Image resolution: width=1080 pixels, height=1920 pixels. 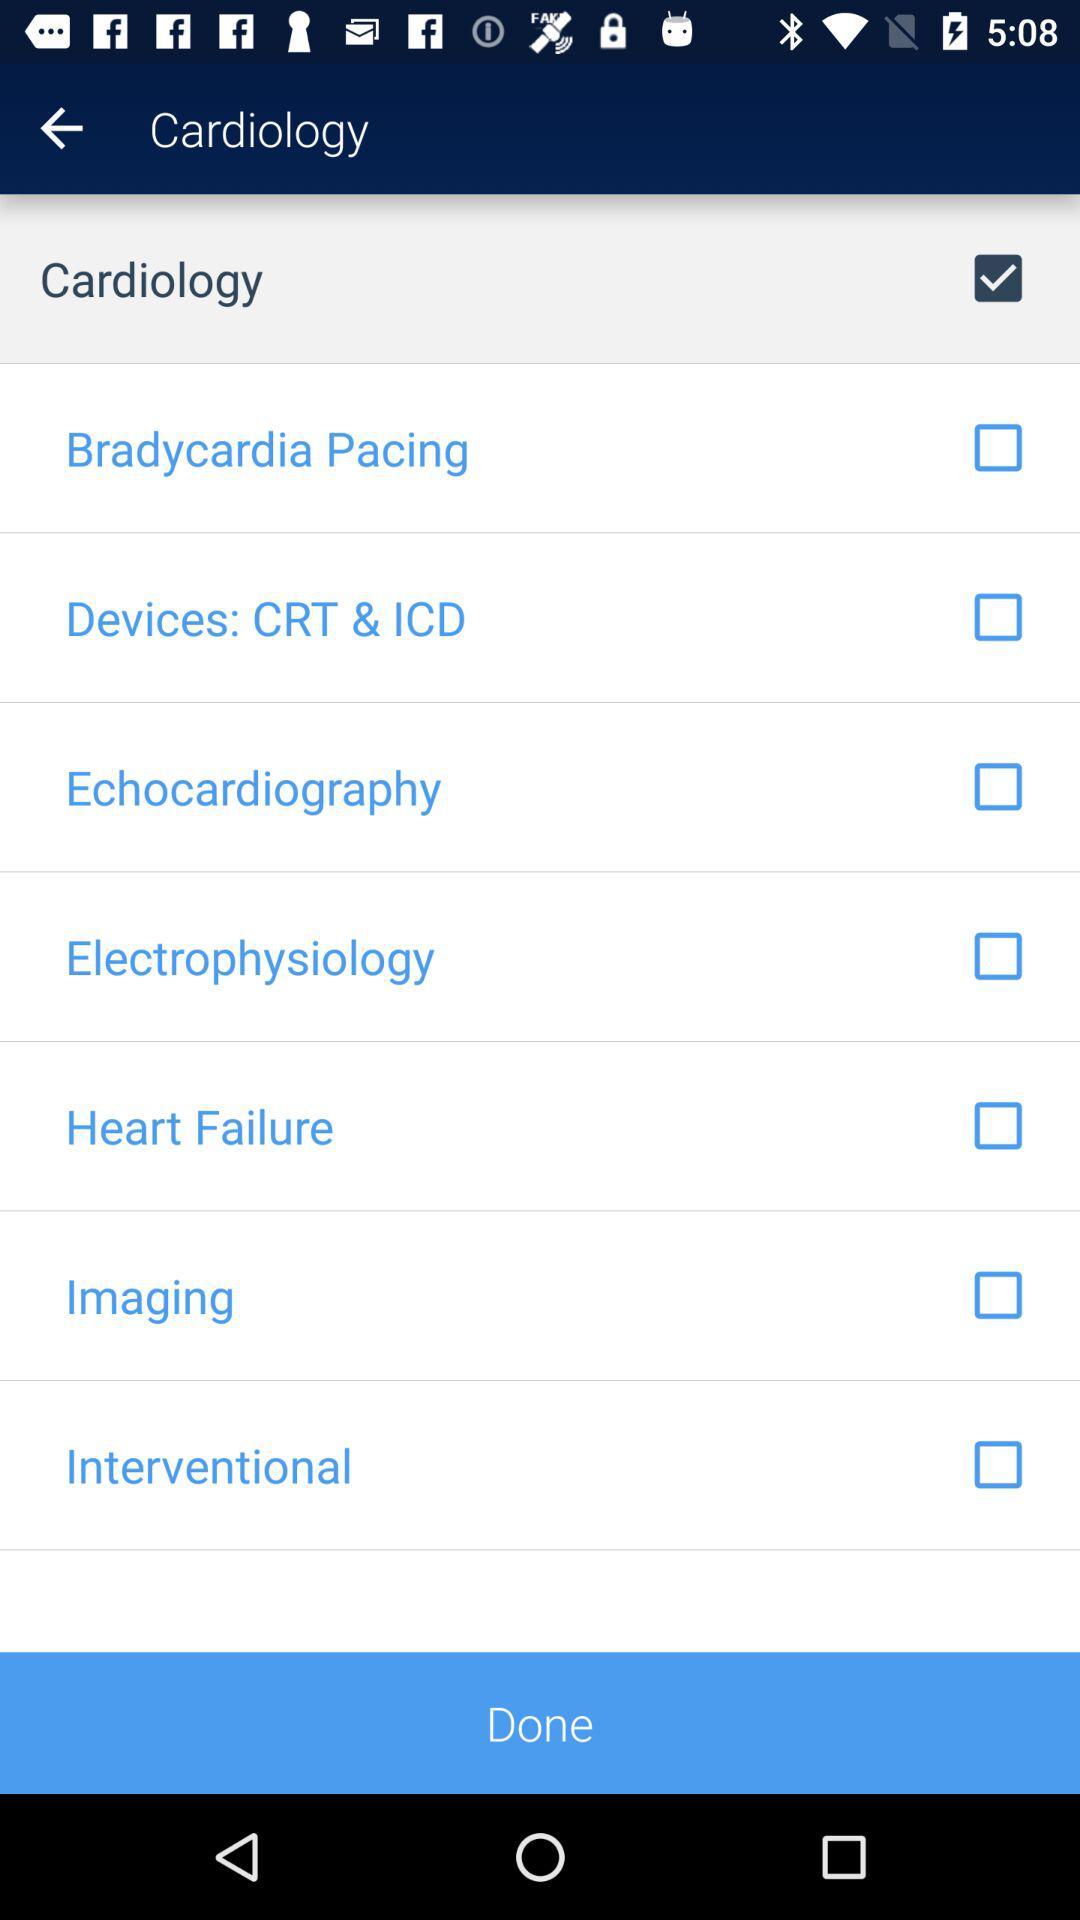 I want to click on the item to the right of the cardiology app, so click(x=1052, y=127).